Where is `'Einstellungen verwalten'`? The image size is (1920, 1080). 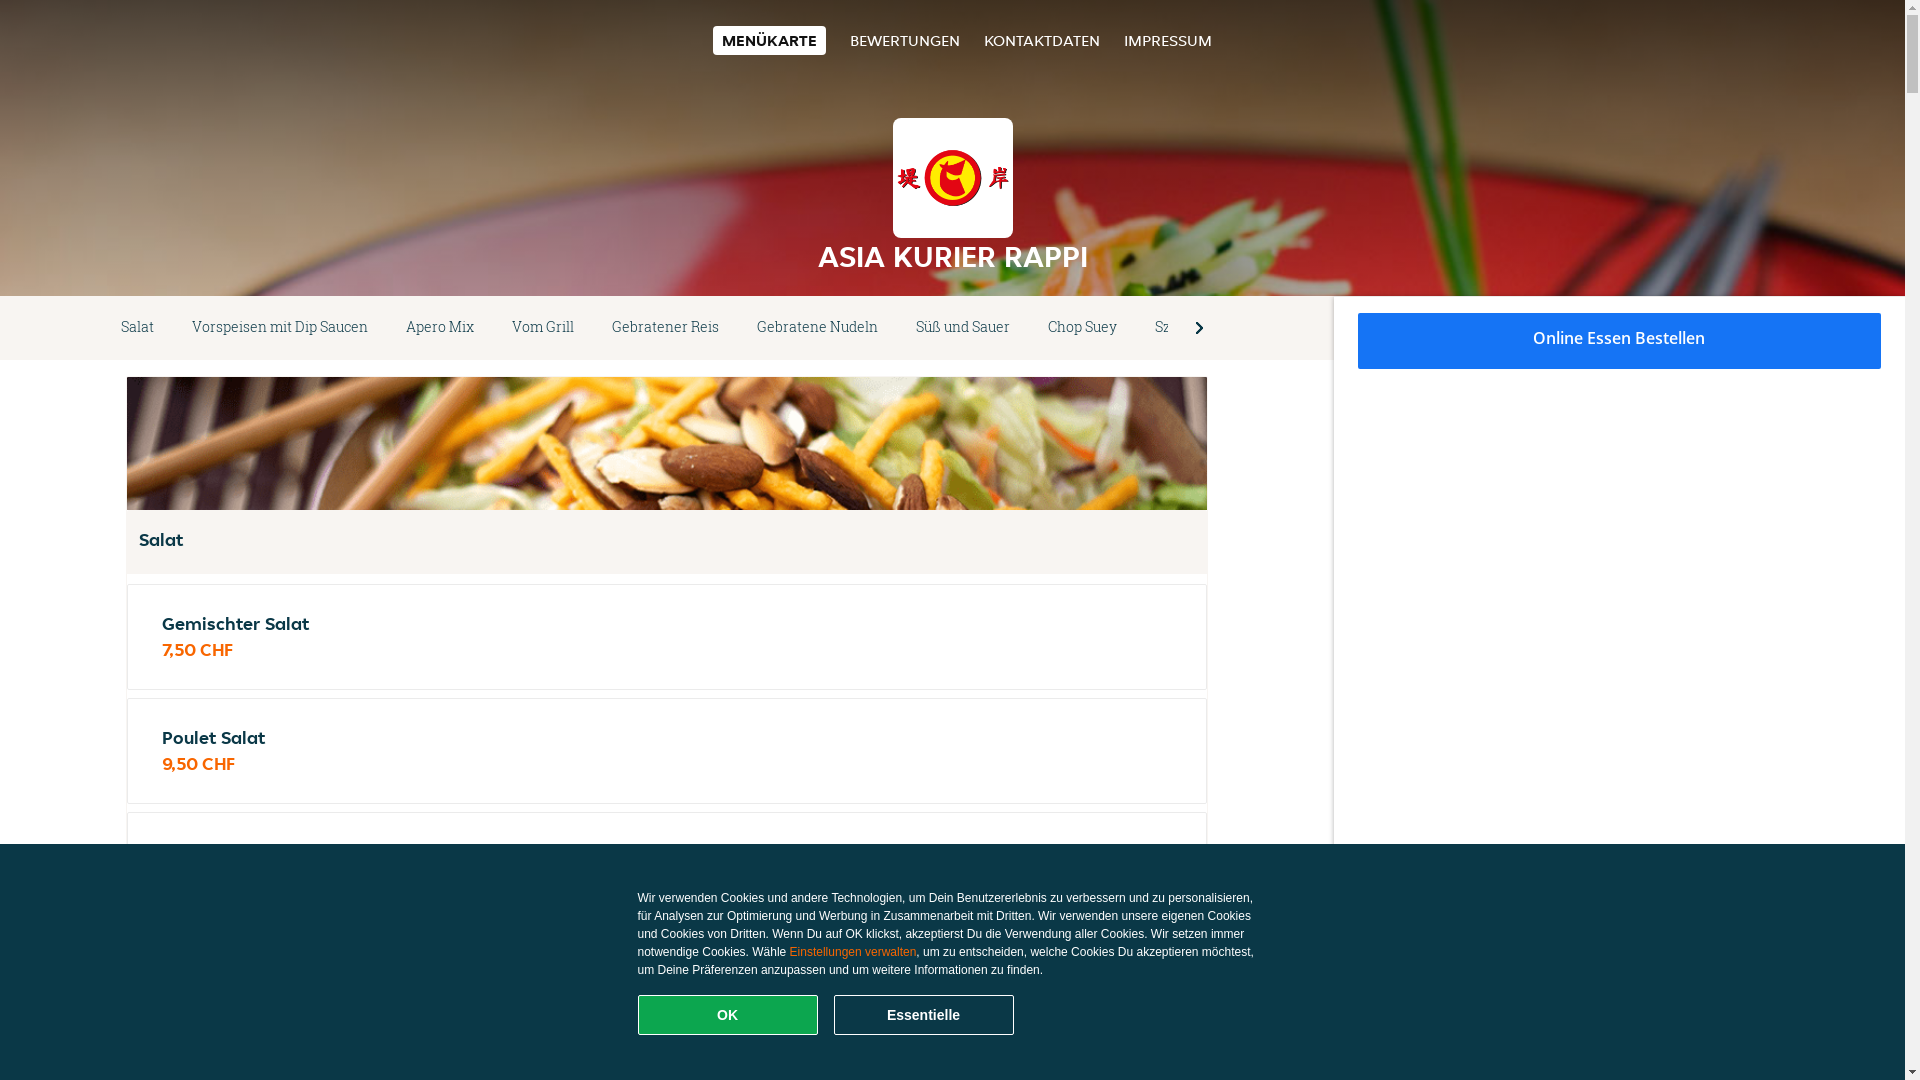
'Einstellungen verwalten' is located at coordinates (853, 951).